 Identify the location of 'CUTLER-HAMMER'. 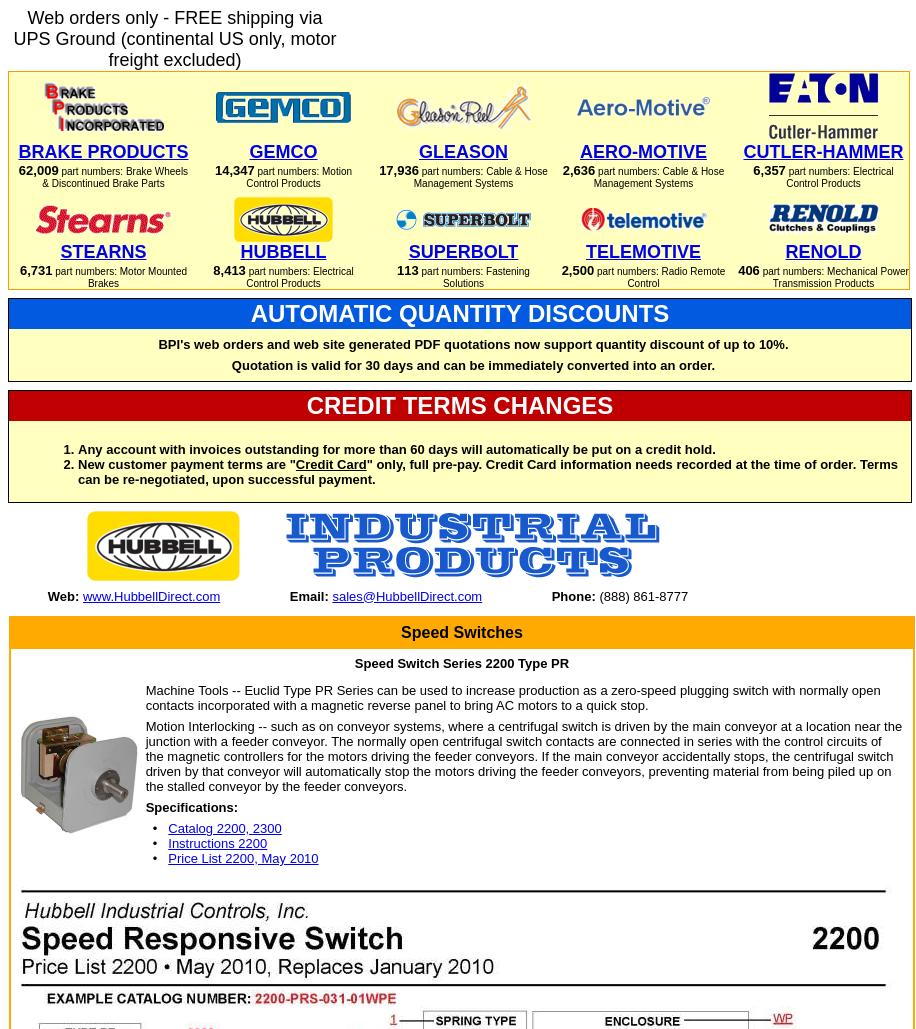
(823, 151).